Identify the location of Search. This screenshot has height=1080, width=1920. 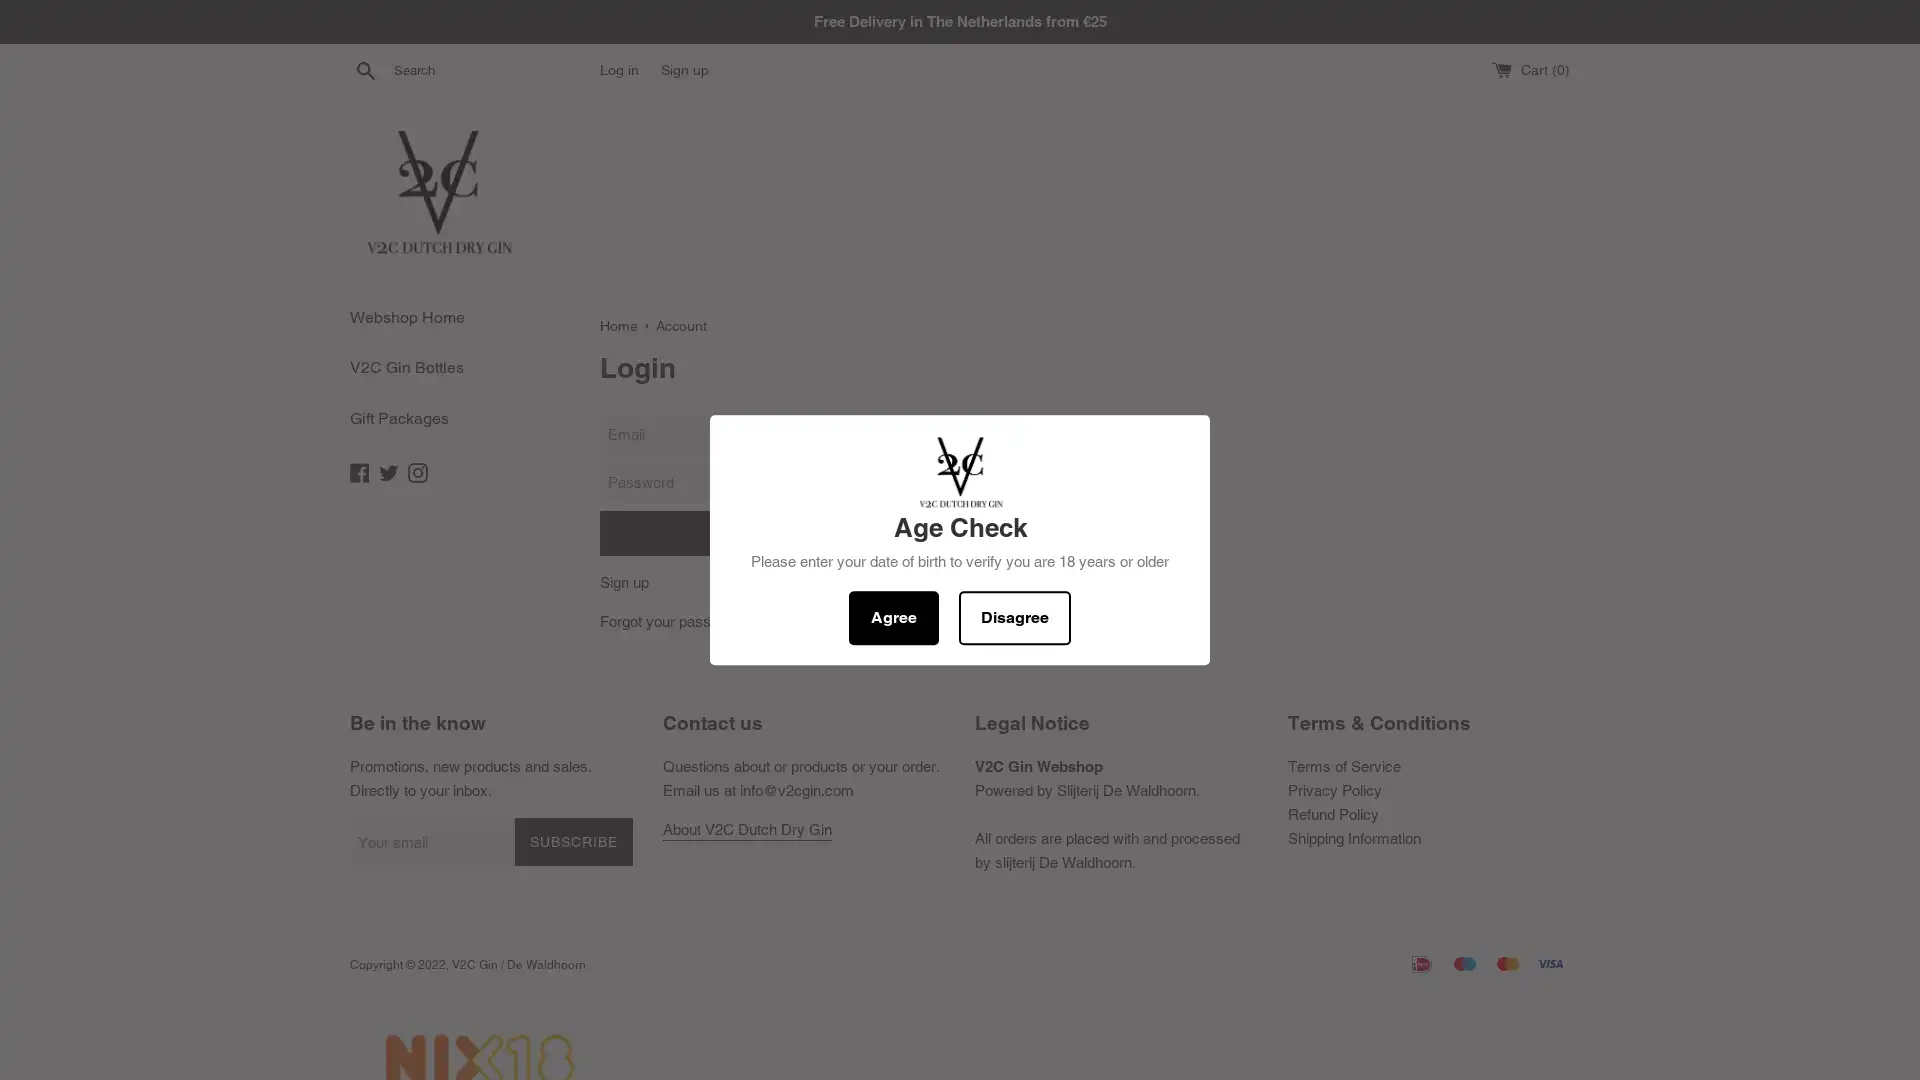
(365, 68).